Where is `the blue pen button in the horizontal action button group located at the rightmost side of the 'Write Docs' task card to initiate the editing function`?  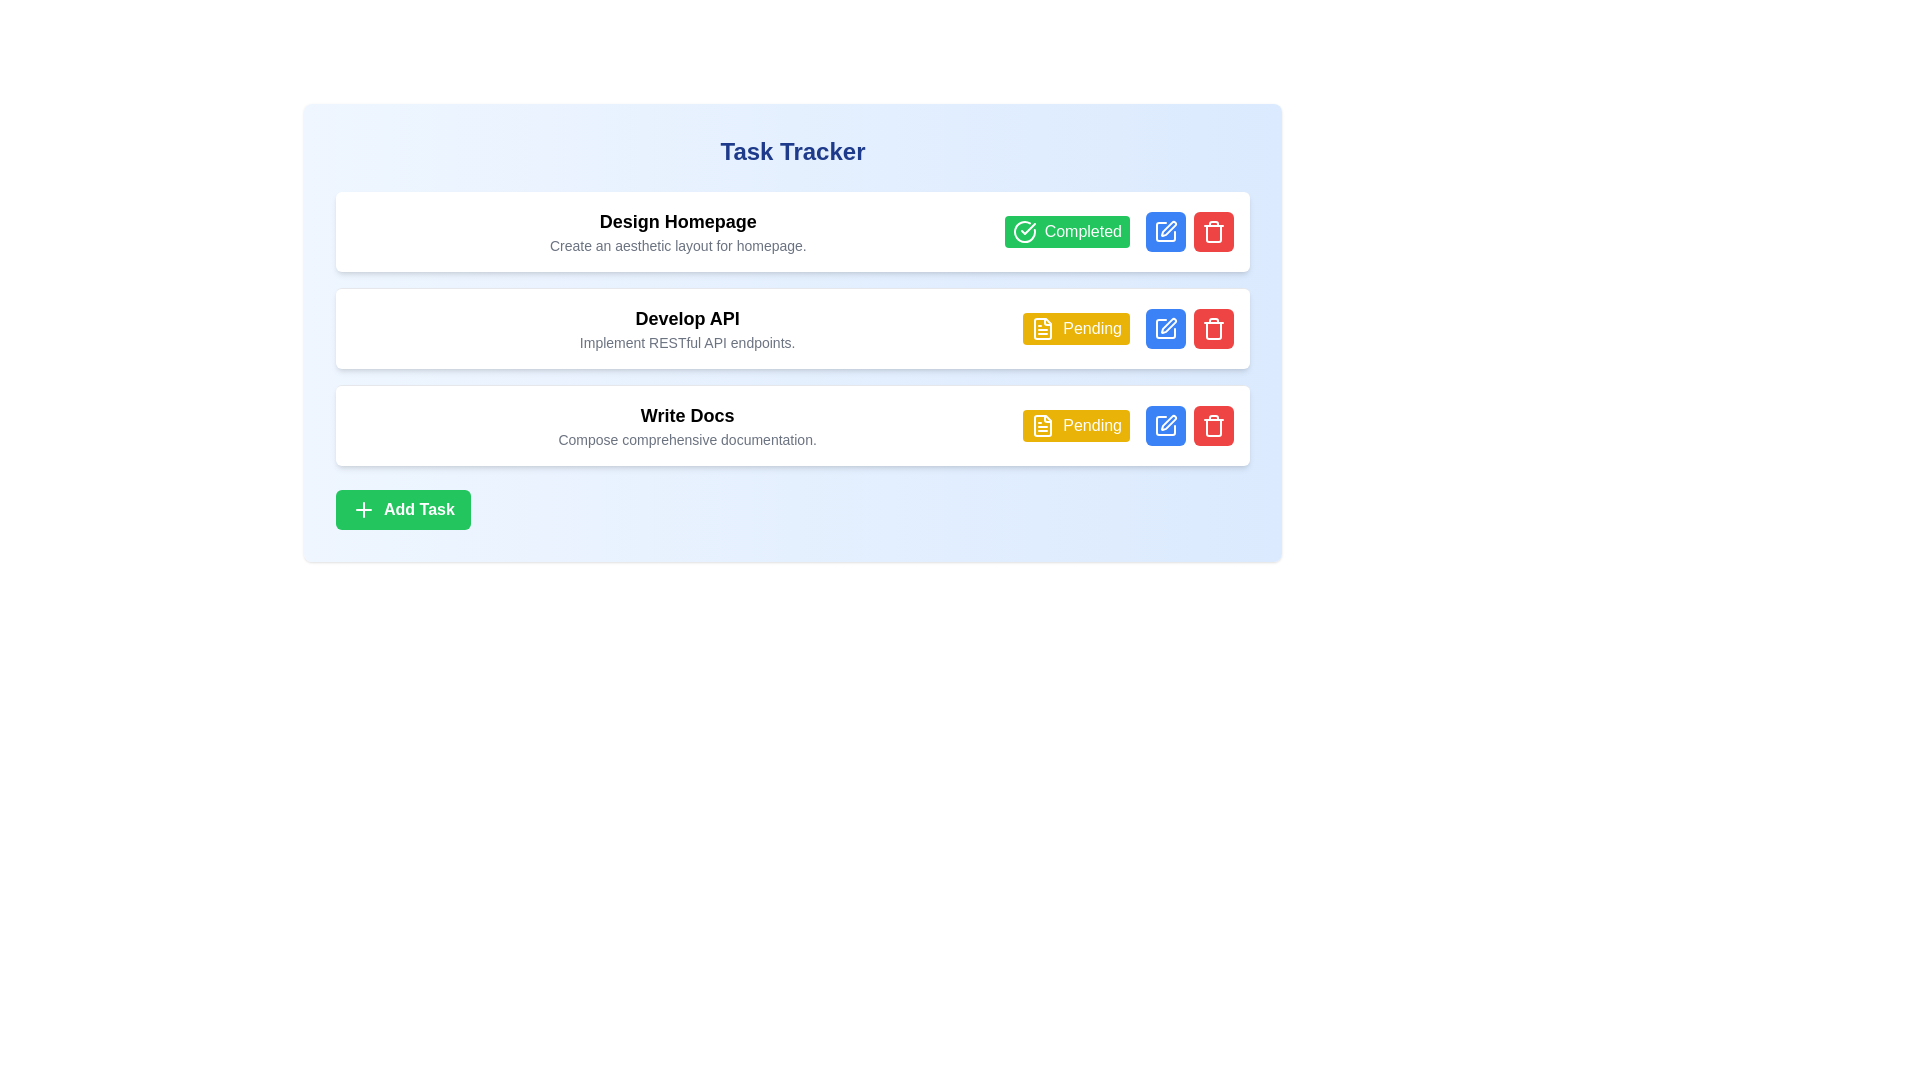 the blue pen button in the horizontal action button group located at the rightmost side of the 'Write Docs' task card to initiate the editing function is located at coordinates (1190, 424).